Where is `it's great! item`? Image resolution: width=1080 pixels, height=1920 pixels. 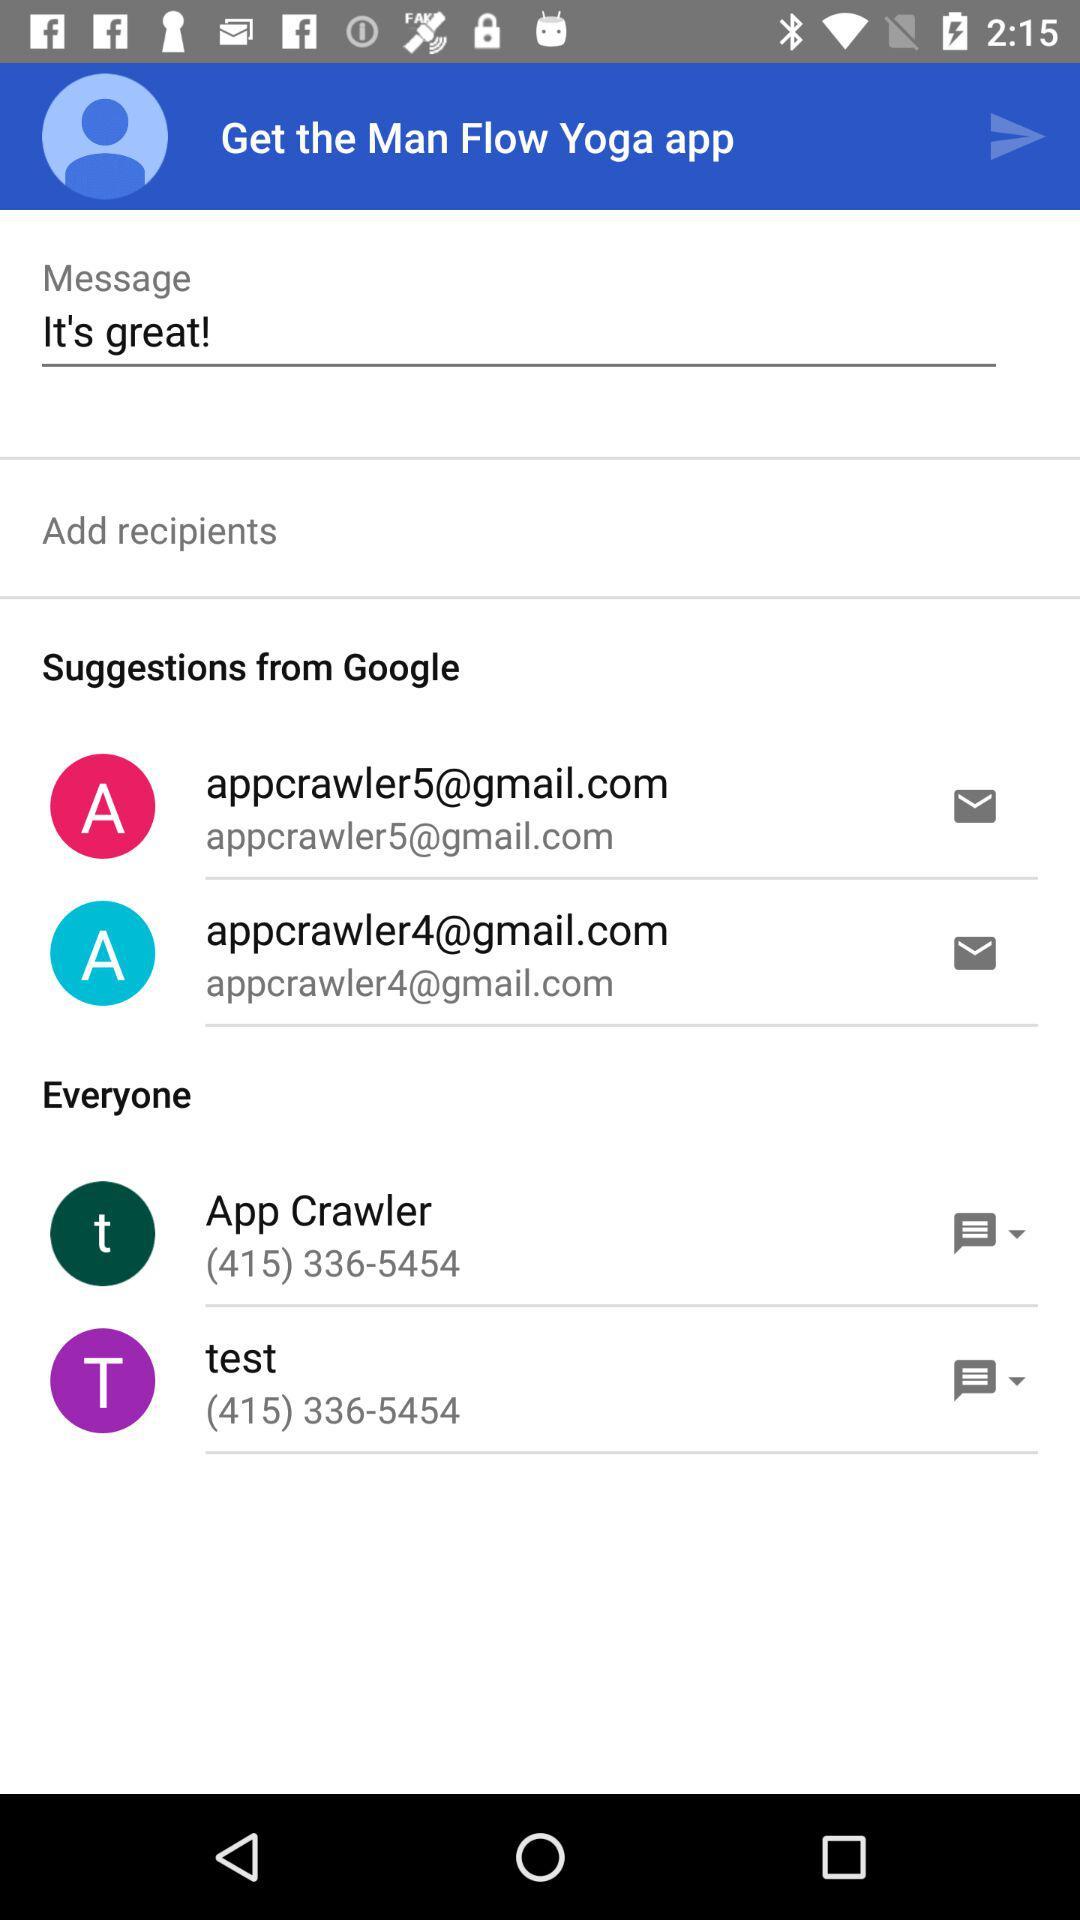 it's great! item is located at coordinates (518, 330).